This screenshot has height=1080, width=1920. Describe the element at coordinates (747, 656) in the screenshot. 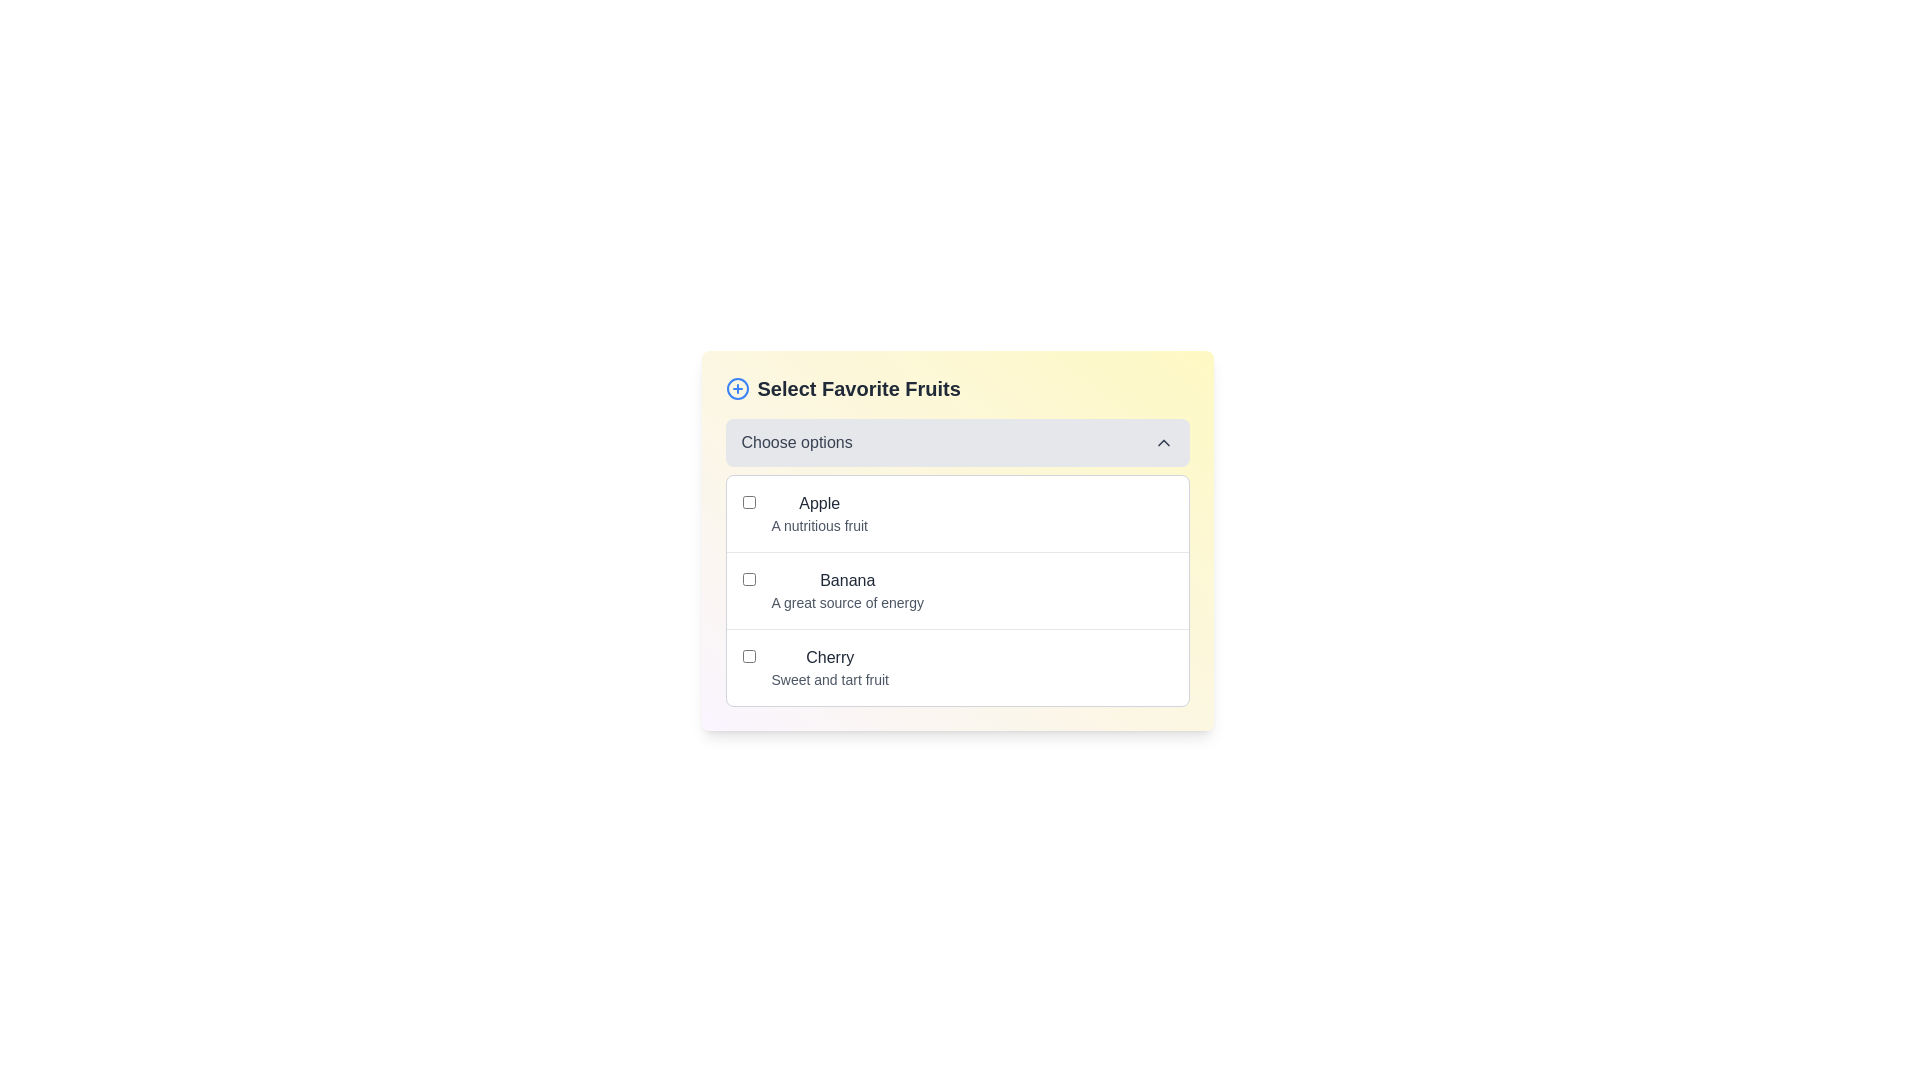

I see `the checkbox for 'Cherry', which is a small checkbox with a tick mark for selection, located next to the label 'Cherry'` at that location.